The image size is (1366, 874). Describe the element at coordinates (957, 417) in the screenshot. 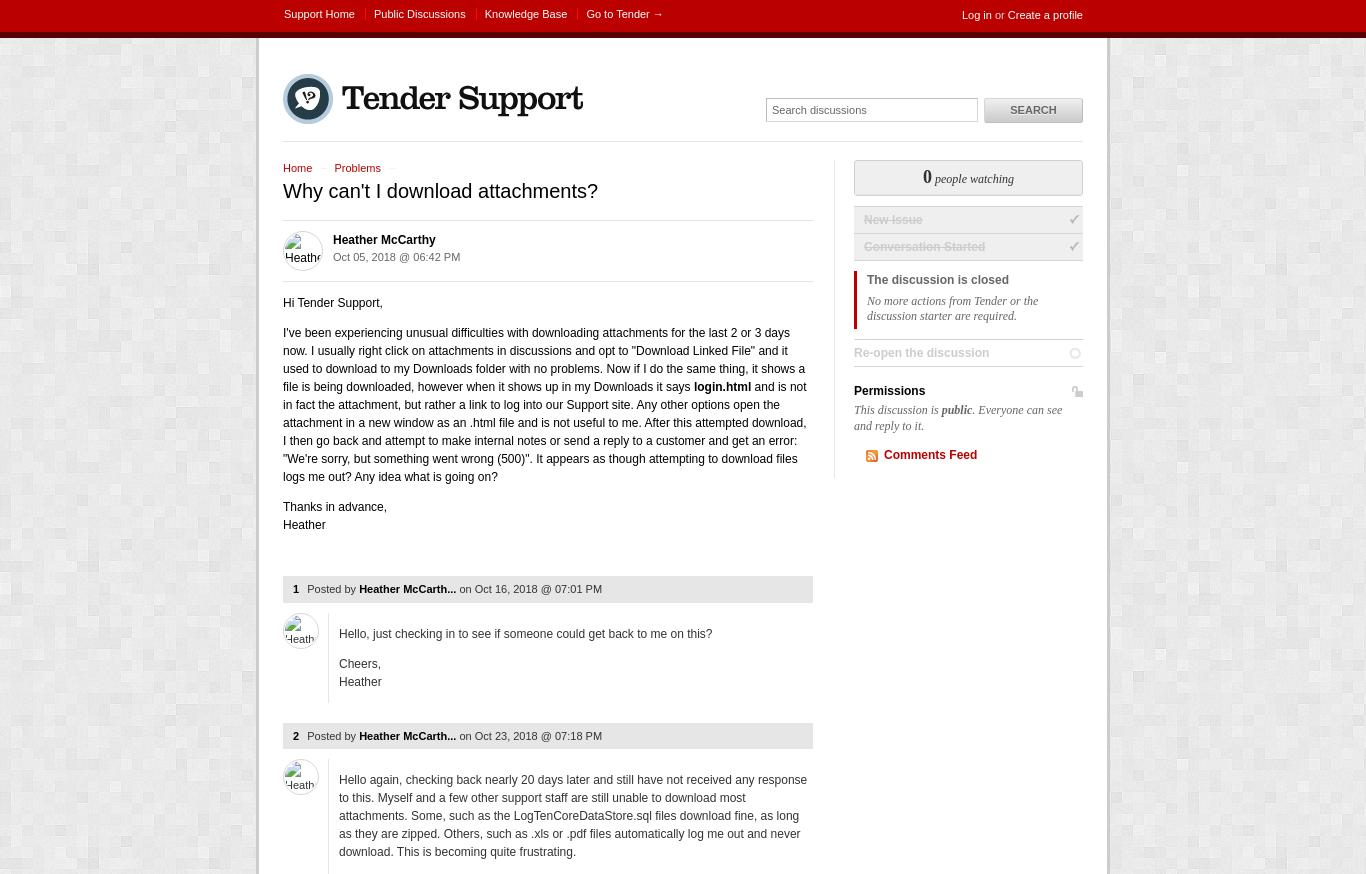

I see `'. Everyone can see and reply to it.'` at that location.